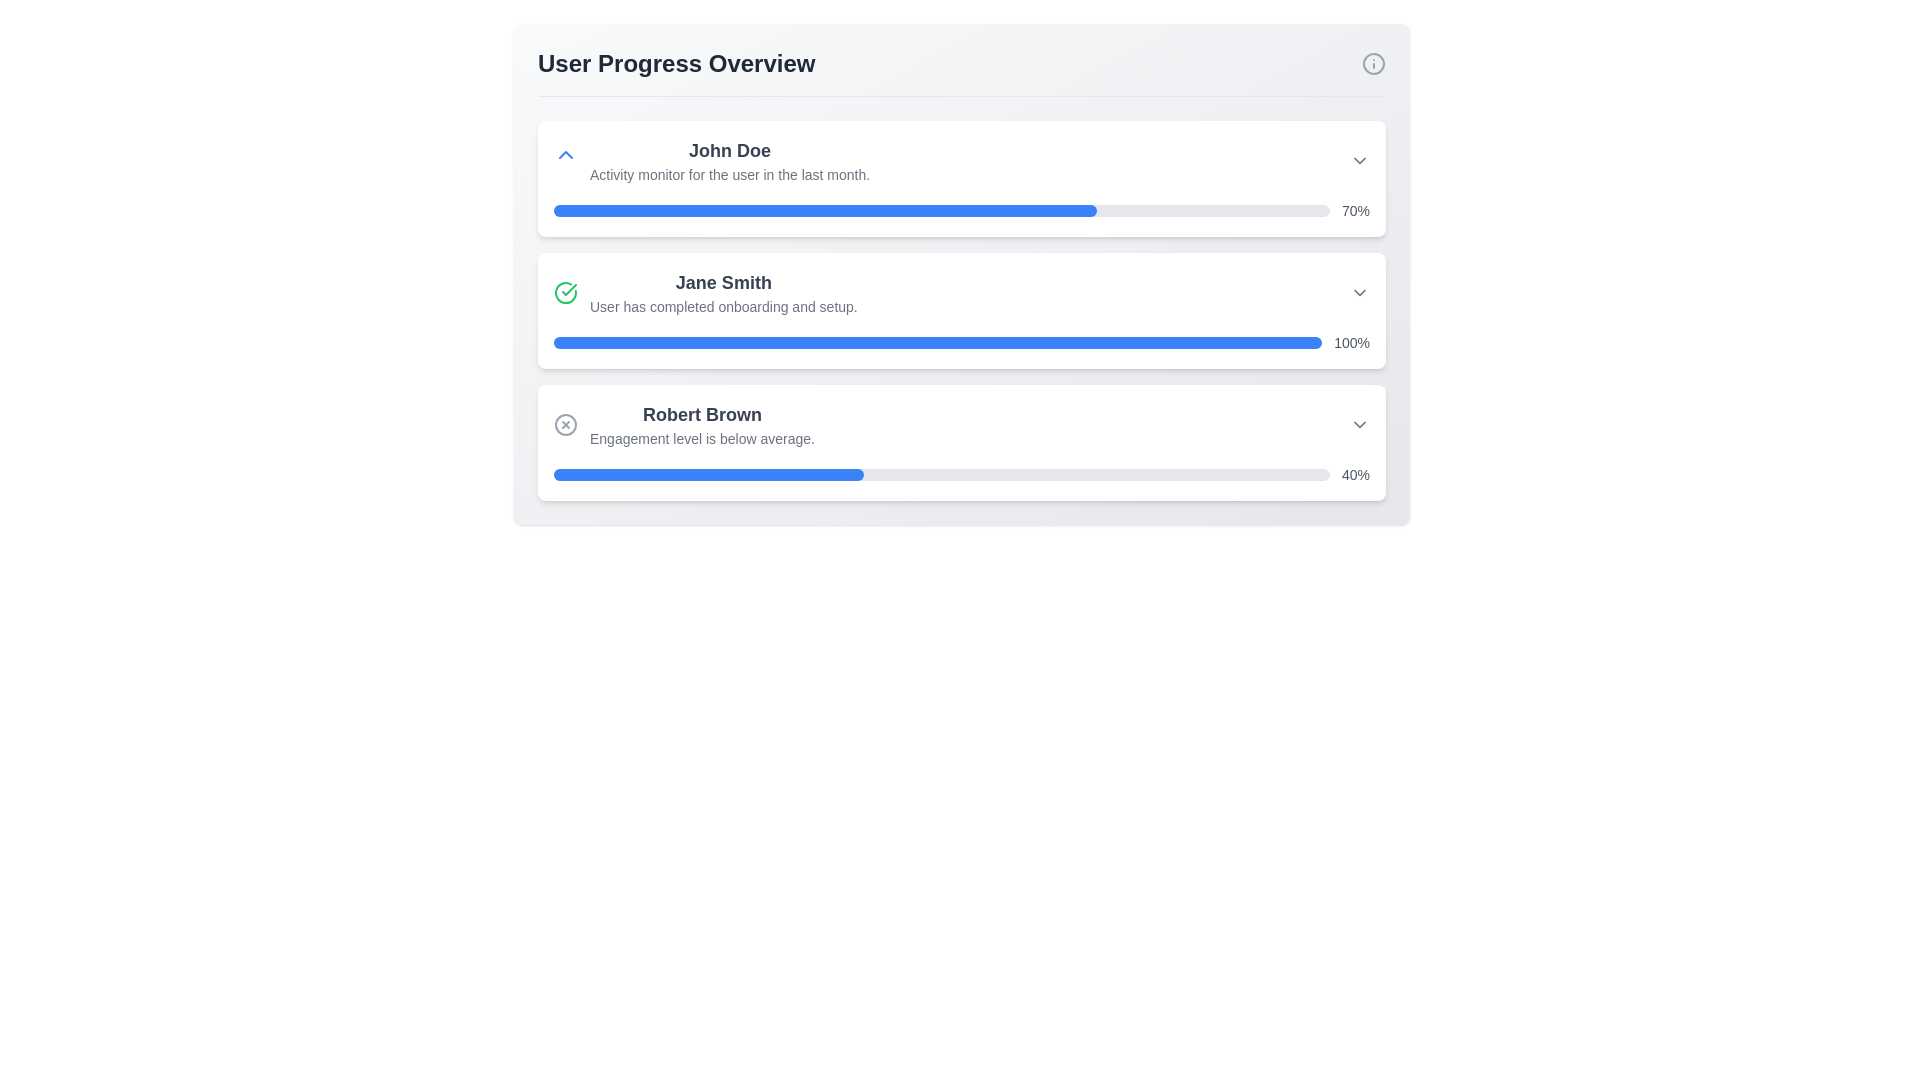 The width and height of the screenshot is (1920, 1080). What do you see at coordinates (1355, 474) in the screenshot?
I see `value of the text label displaying '40%' in gray font, which is located to the right of a progress bar in the bottom section of a three-item list layout` at bounding box center [1355, 474].